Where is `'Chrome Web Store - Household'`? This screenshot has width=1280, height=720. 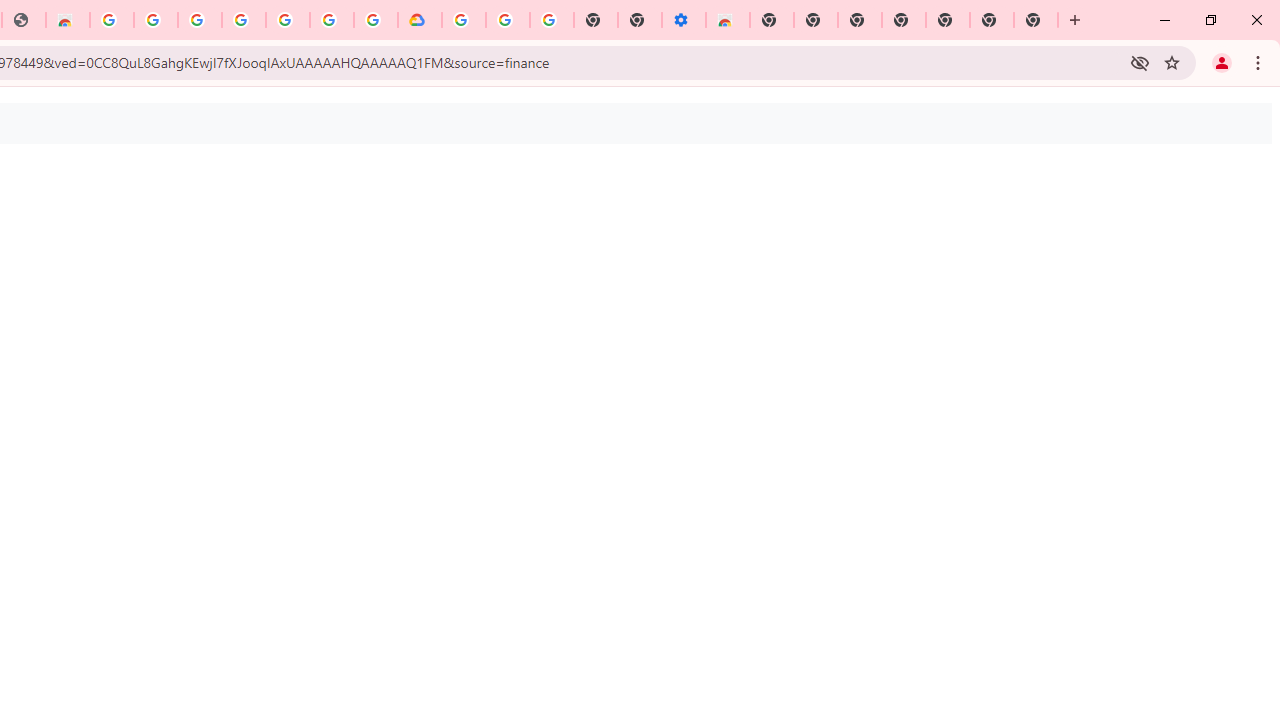 'Chrome Web Store - Household' is located at coordinates (67, 20).